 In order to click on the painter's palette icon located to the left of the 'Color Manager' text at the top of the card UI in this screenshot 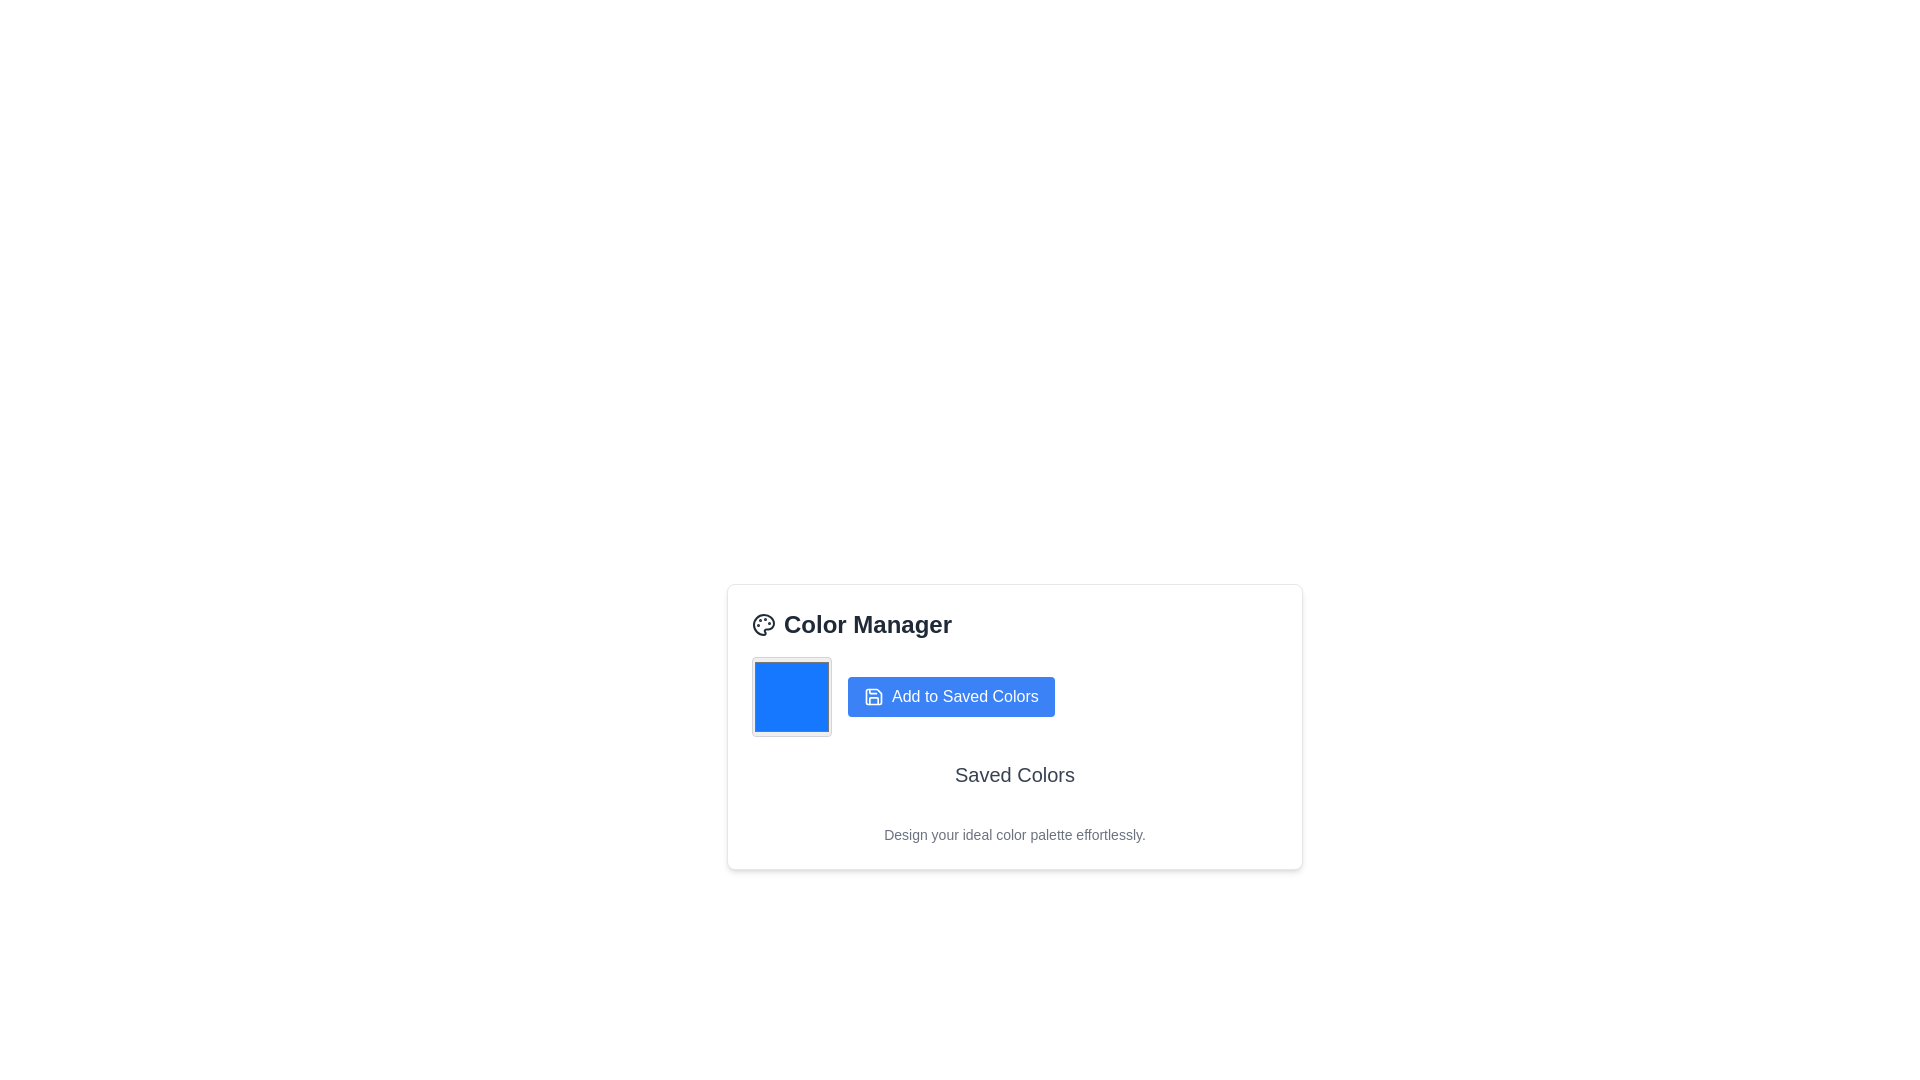, I will do `click(762, 623)`.